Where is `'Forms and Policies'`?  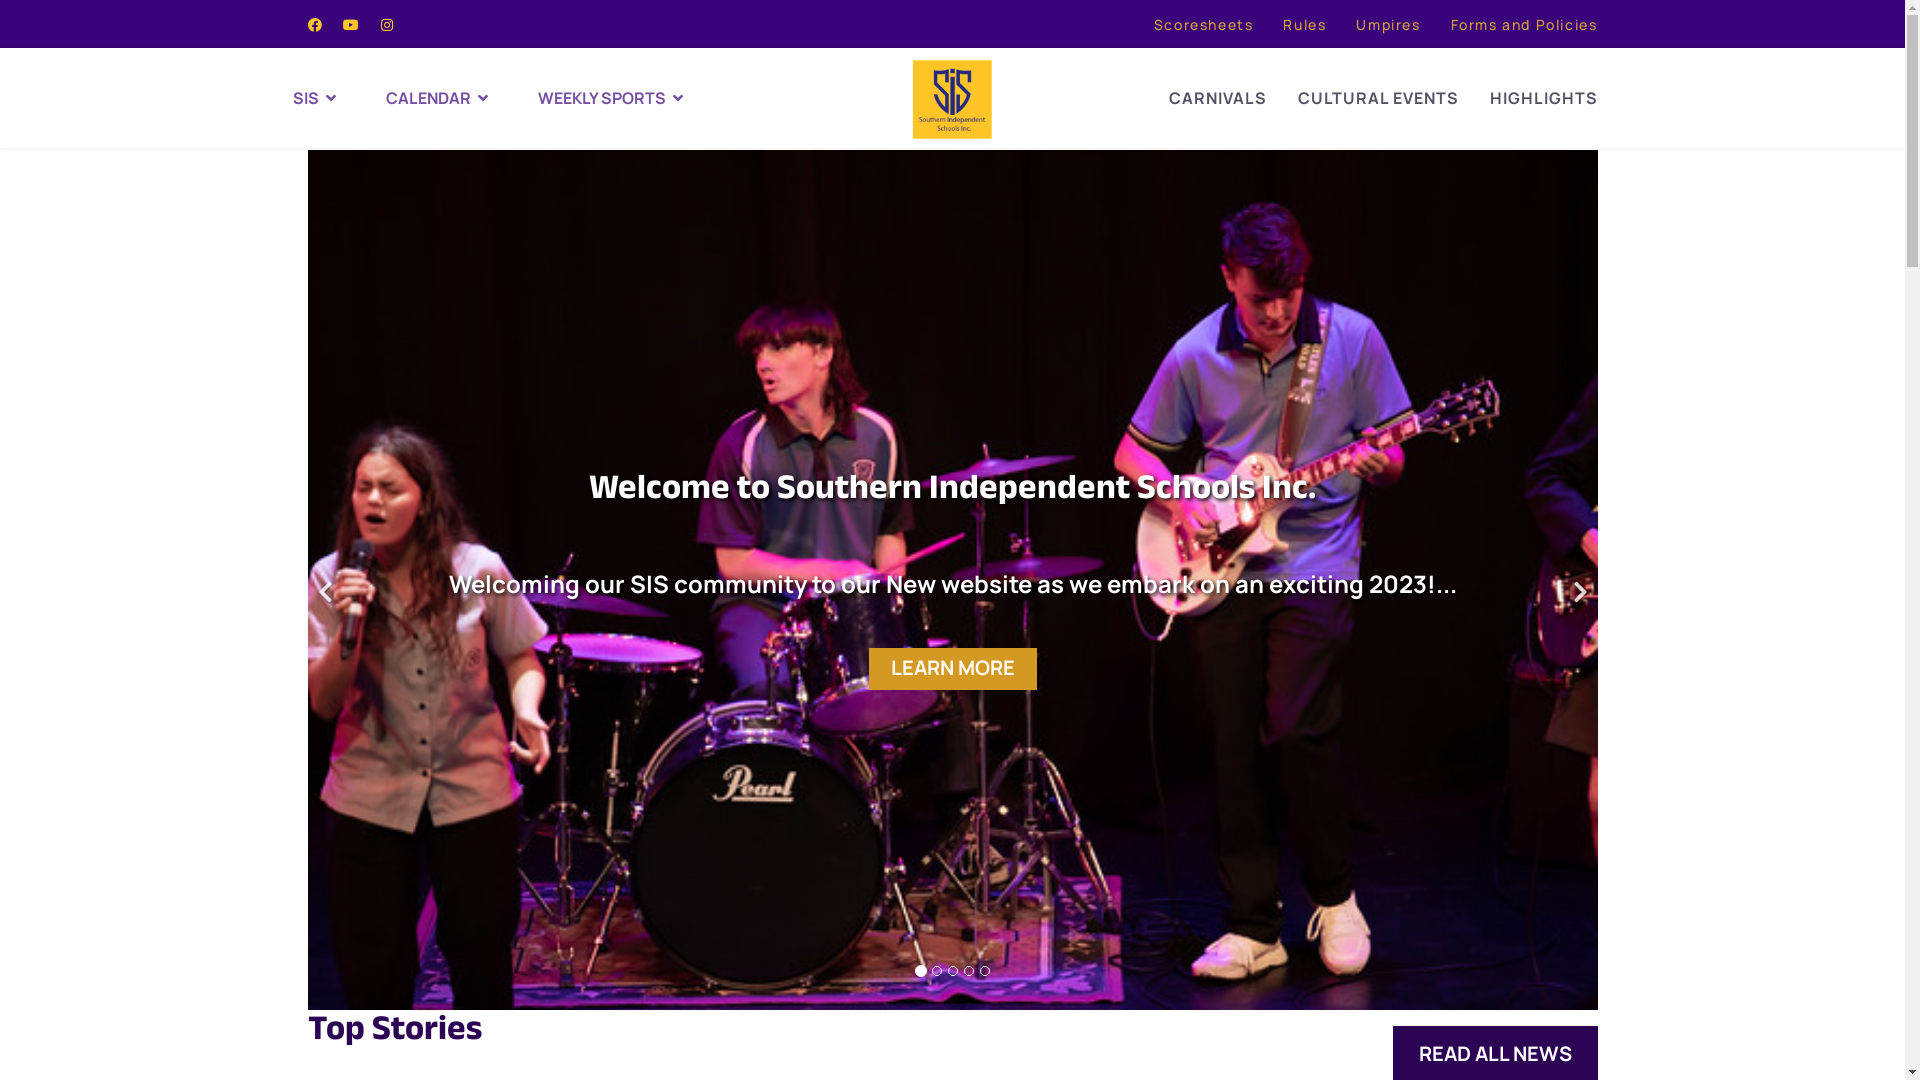
'Forms and Policies' is located at coordinates (1523, 24).